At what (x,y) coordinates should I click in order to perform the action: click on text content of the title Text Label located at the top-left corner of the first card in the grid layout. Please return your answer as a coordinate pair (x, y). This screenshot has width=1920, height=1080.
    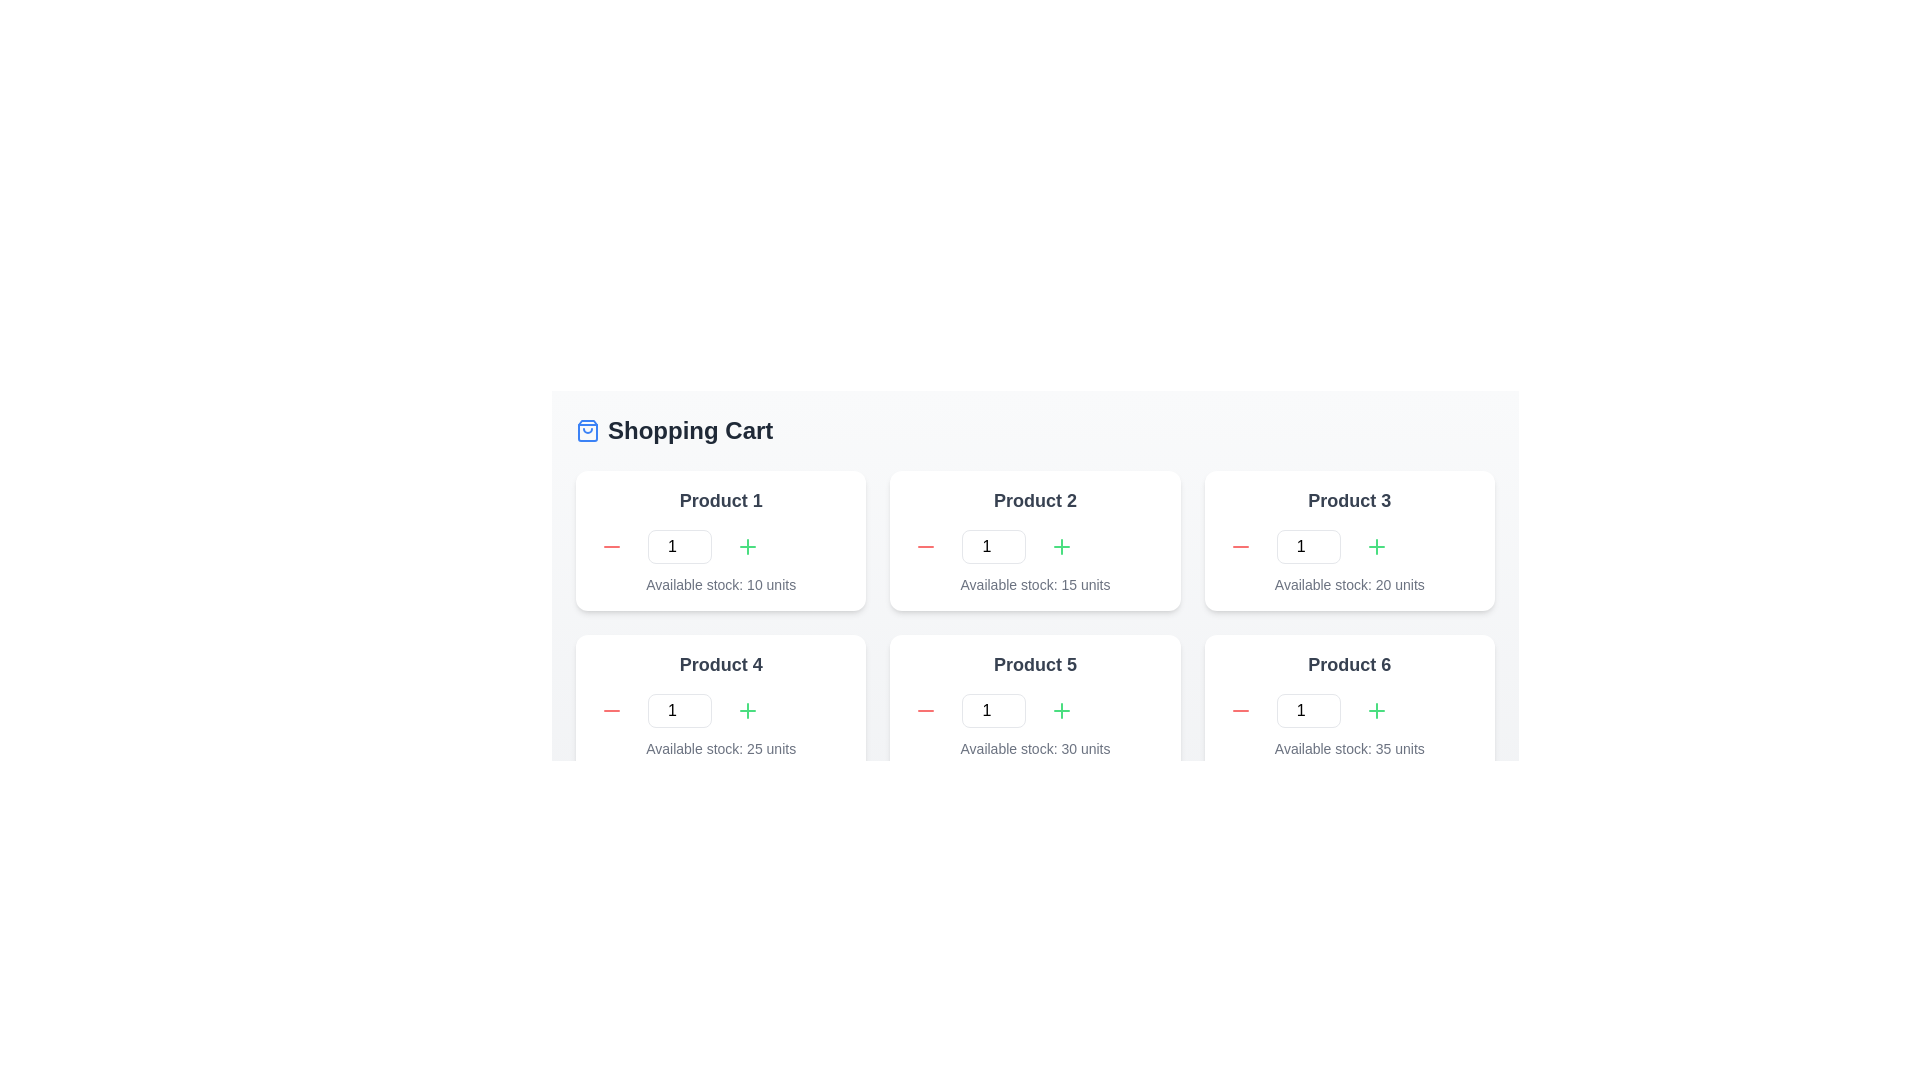
    Looking at the image, I should click on (720, 500).